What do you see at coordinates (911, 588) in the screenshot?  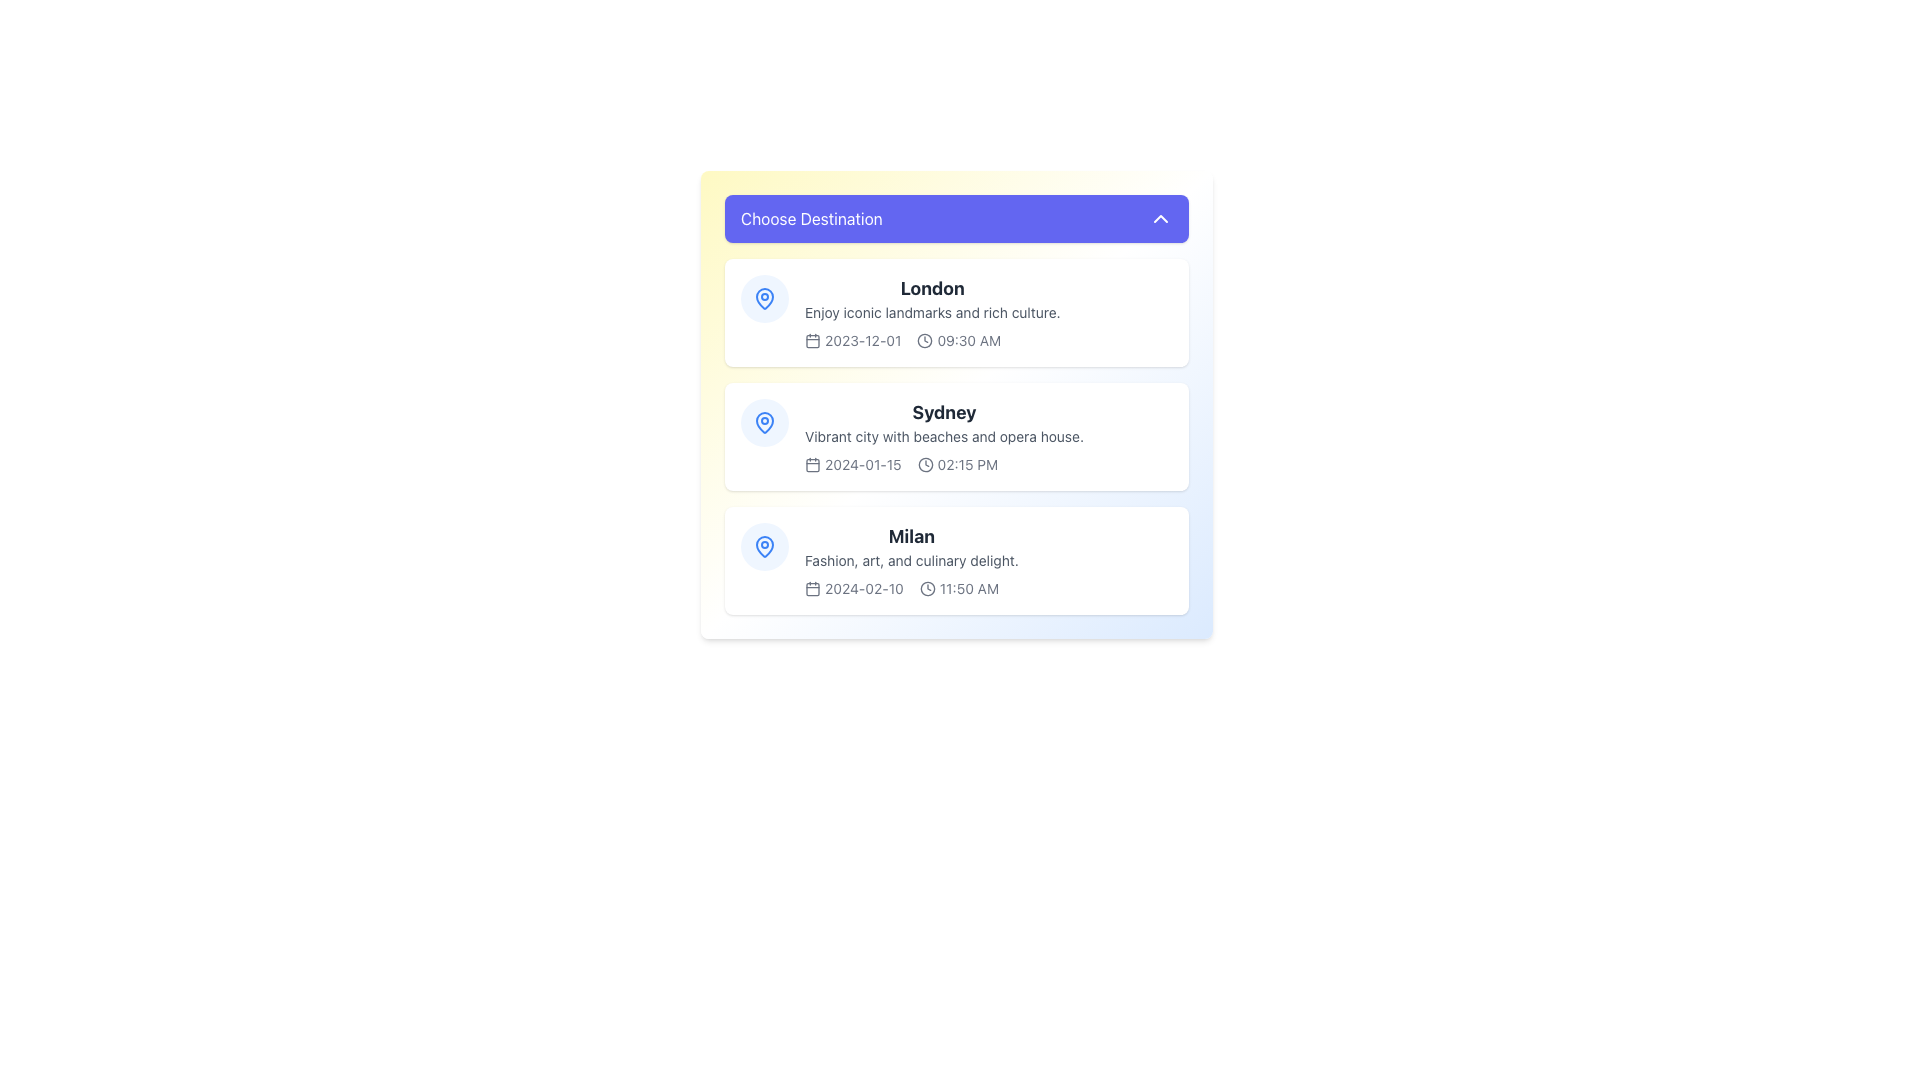 I see `the horizontal group of text and icons displaying the date '2024-02-10' and time '11:50 AM' with calendar and clock icons, located under the description 'Fashion, art, and culinary delight' within the 'Milan' item` at bounding box center [911, 588].